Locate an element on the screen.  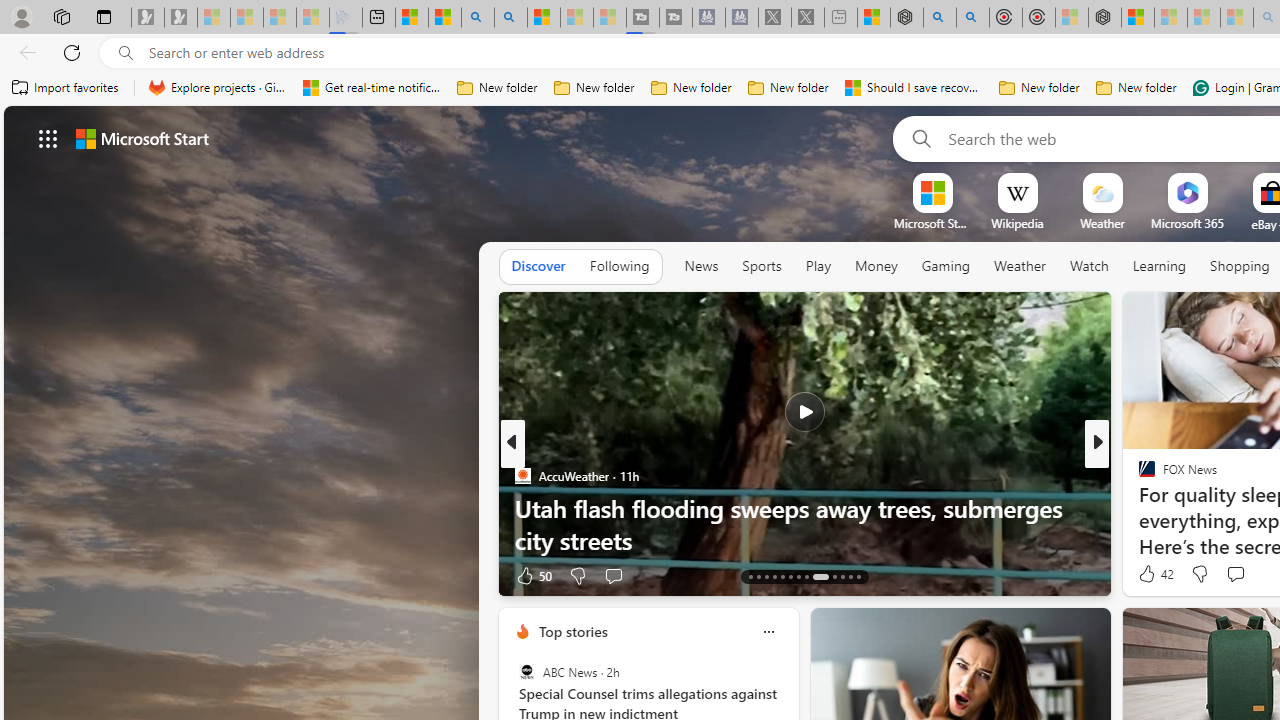
'Money' is located at coordinates (876, 265).